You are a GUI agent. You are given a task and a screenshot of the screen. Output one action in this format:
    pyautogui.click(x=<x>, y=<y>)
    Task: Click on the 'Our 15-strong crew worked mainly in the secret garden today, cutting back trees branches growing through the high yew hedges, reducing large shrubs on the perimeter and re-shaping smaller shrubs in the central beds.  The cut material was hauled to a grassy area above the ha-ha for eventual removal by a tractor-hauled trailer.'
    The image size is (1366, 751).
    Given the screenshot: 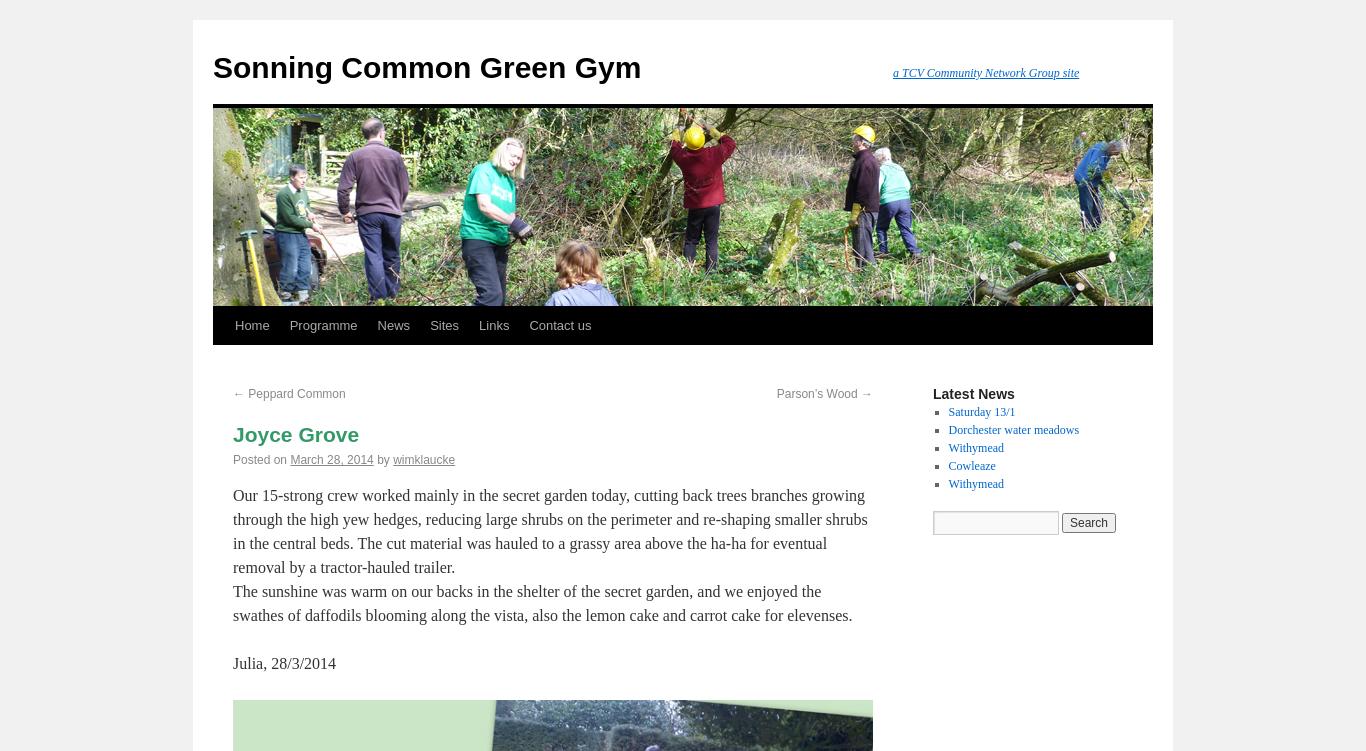 What is the action you would take?
    pyautogui.click(x=549, y=530)
    